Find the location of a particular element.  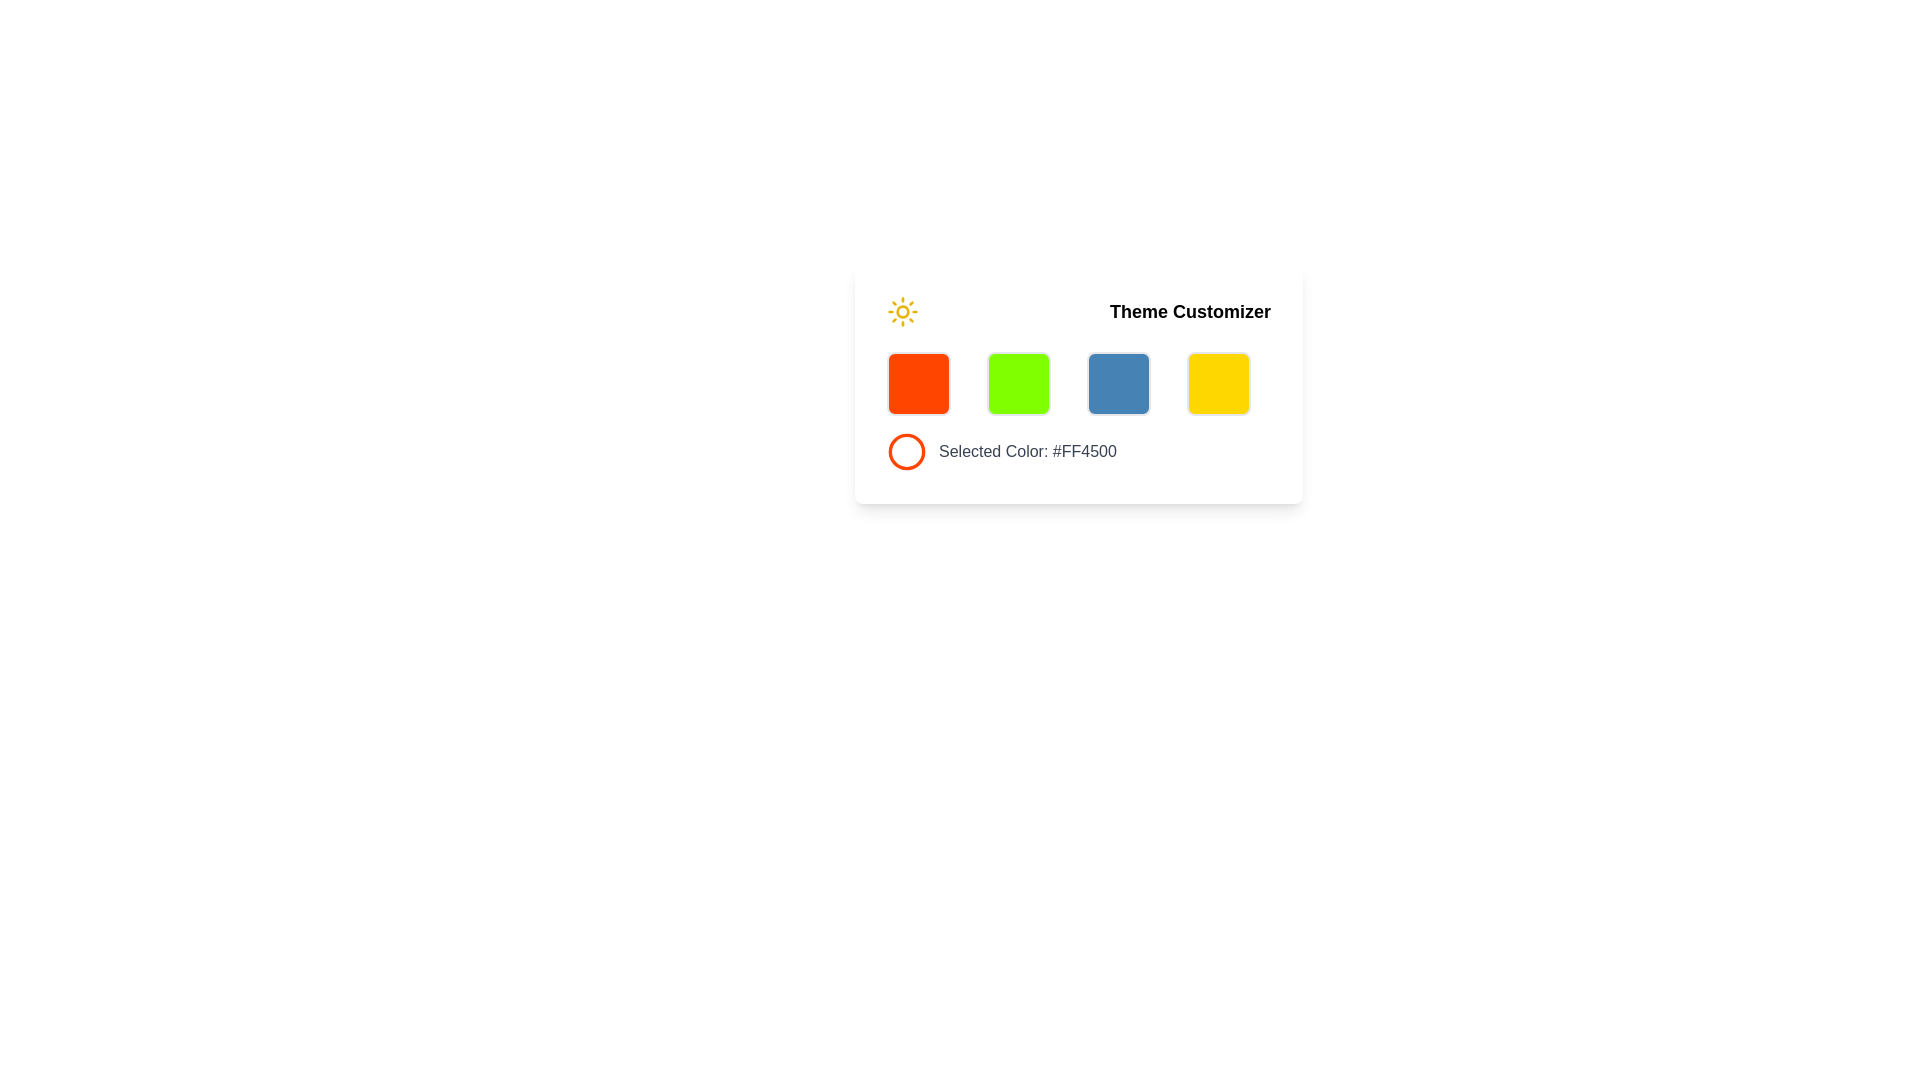

the circular orange icon with a transparent interior and a small dot in the center, located to the left of the label 'Selected Color: #FF4500' is located at coordinates (906, 451).